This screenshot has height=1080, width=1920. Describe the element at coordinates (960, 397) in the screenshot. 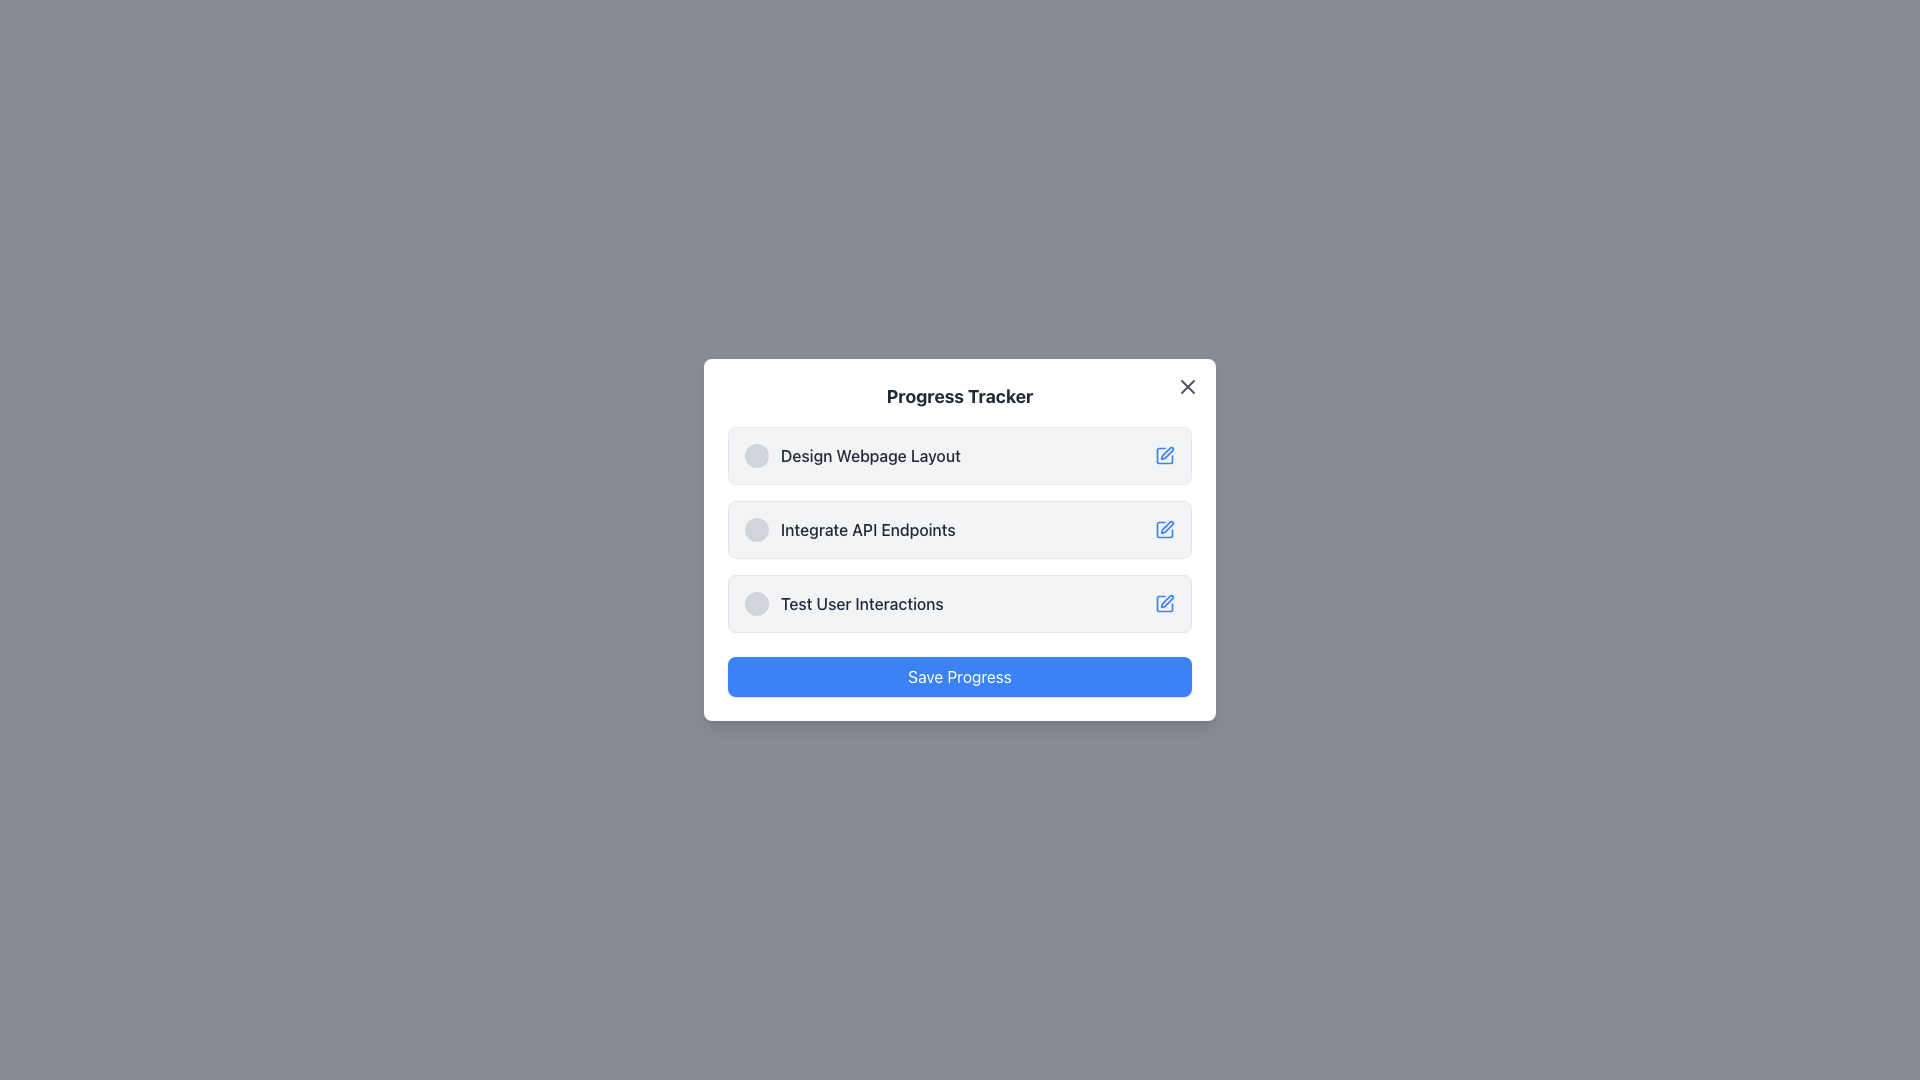

I see `text content of the bolded 'Progress Tracker' label located at the top of the content card` at that location.